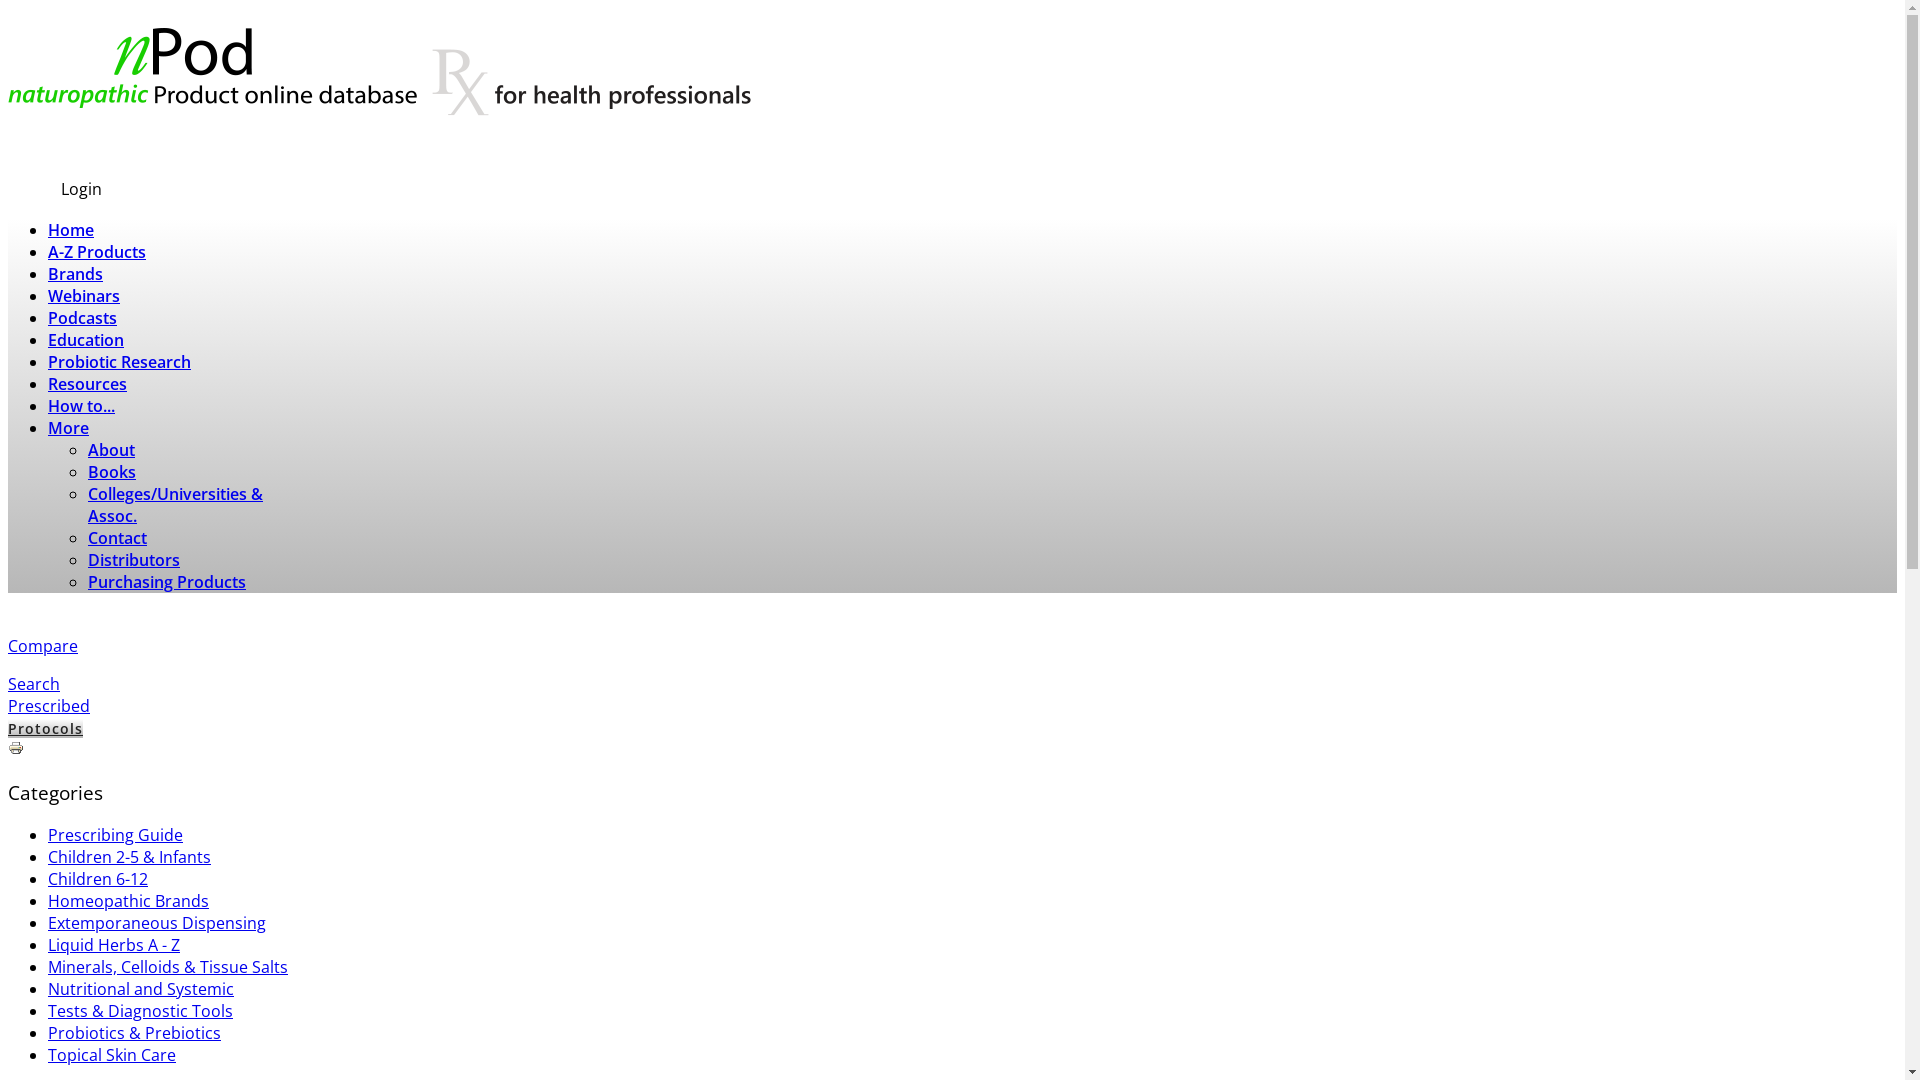 The height and width of the screenshot is (1080, 1920). Describe the element at coordinates (110, 471) in the screenshot. I see `'Books'` at that location.